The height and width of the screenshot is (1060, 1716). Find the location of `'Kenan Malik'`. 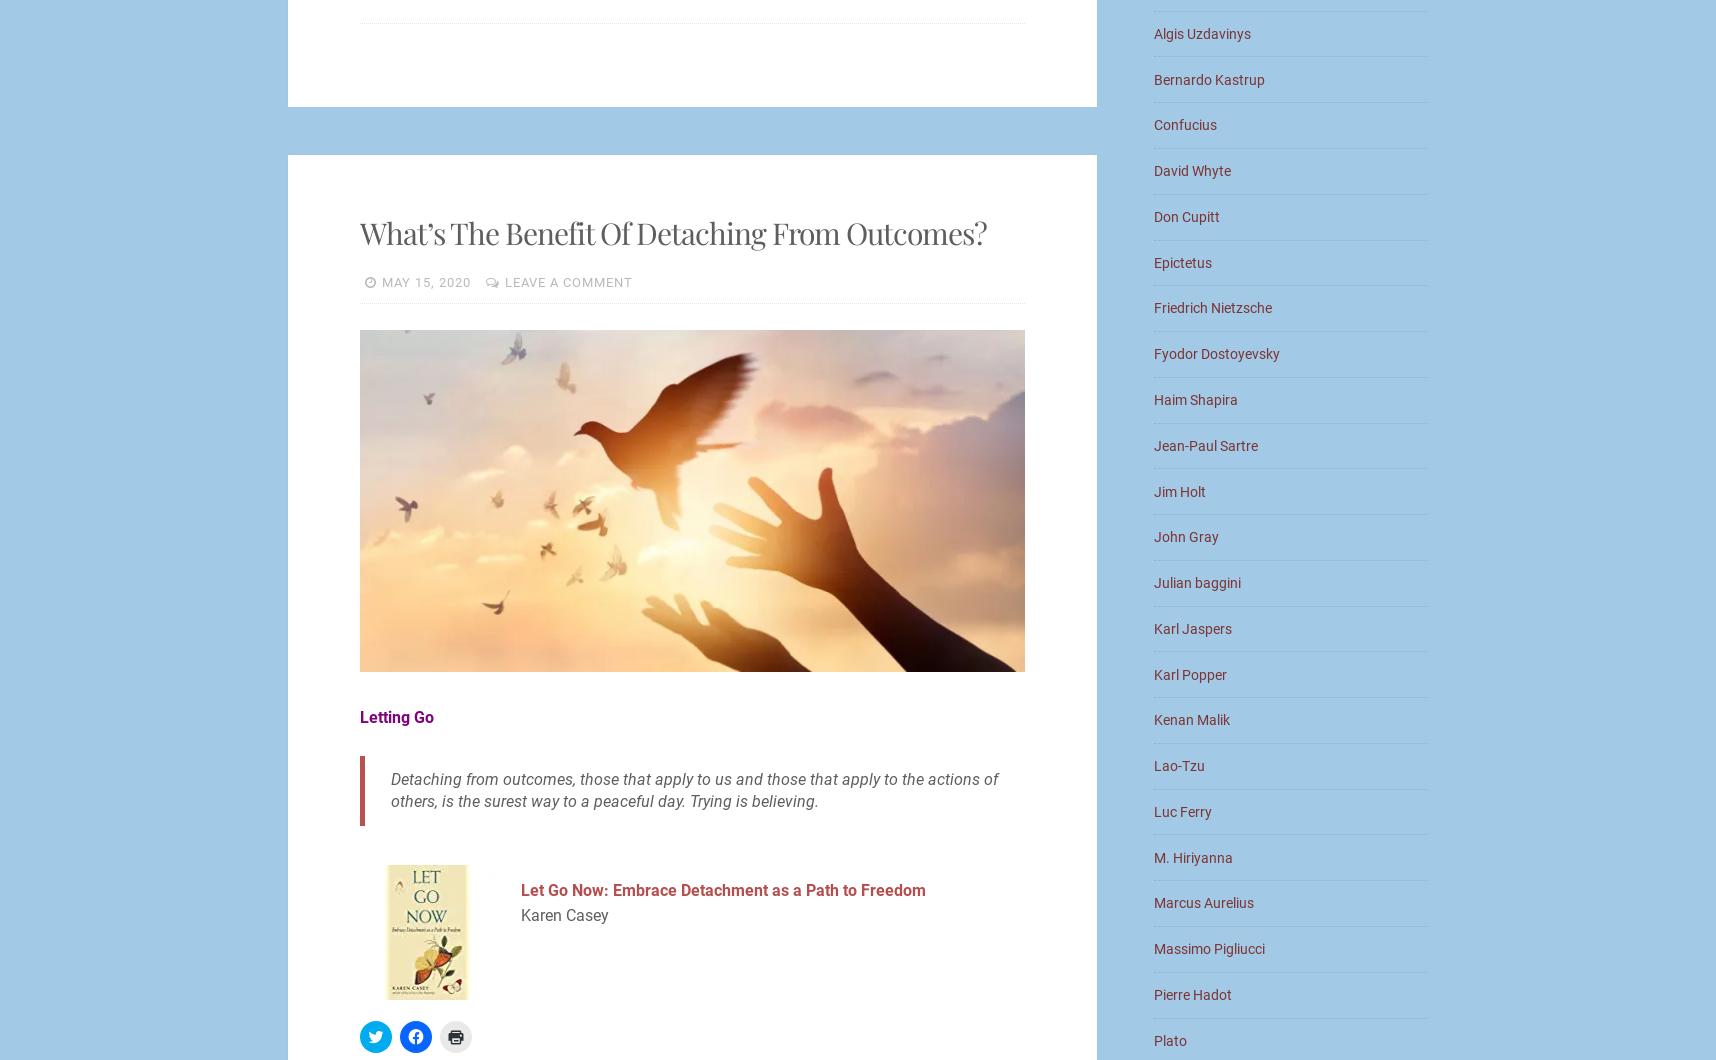

'Kenan Malik' is located at coordinates (1191, 718).